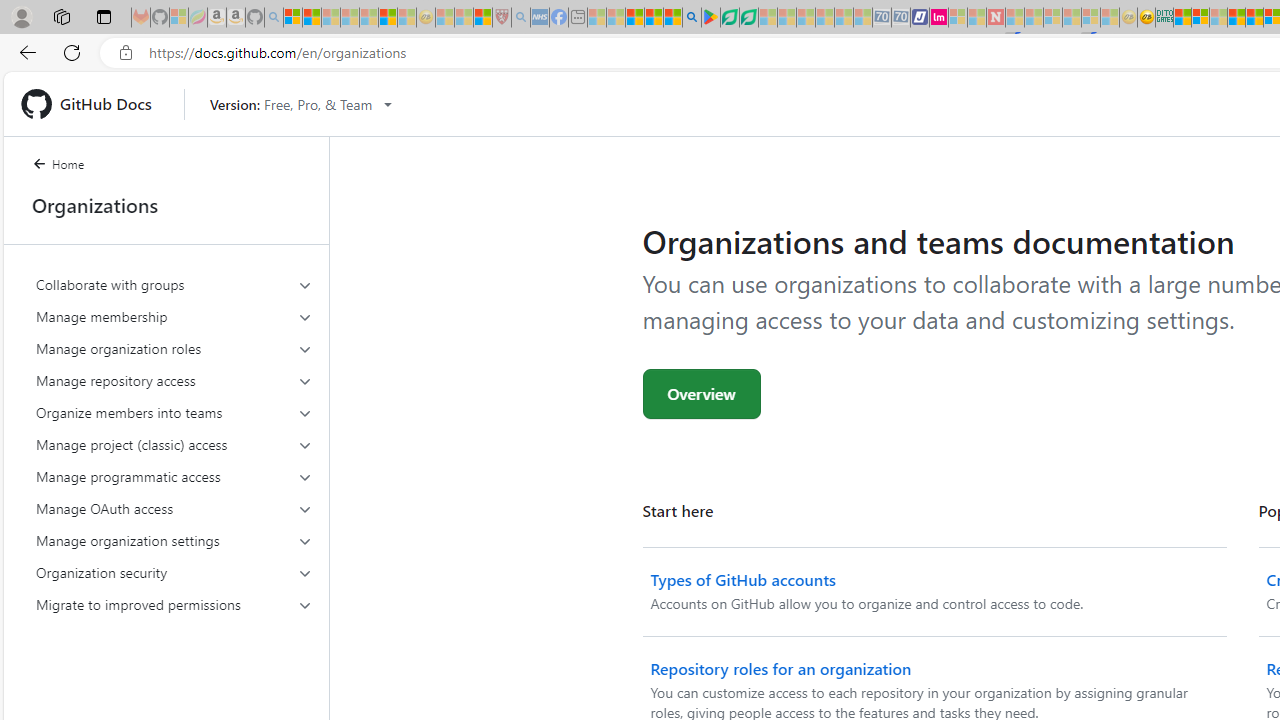 The height and width of the screenshot is (720, 1280). Describe the element at coordinates (174, 541) in the screenshot. I see `'Manage organization settings'` at that location.